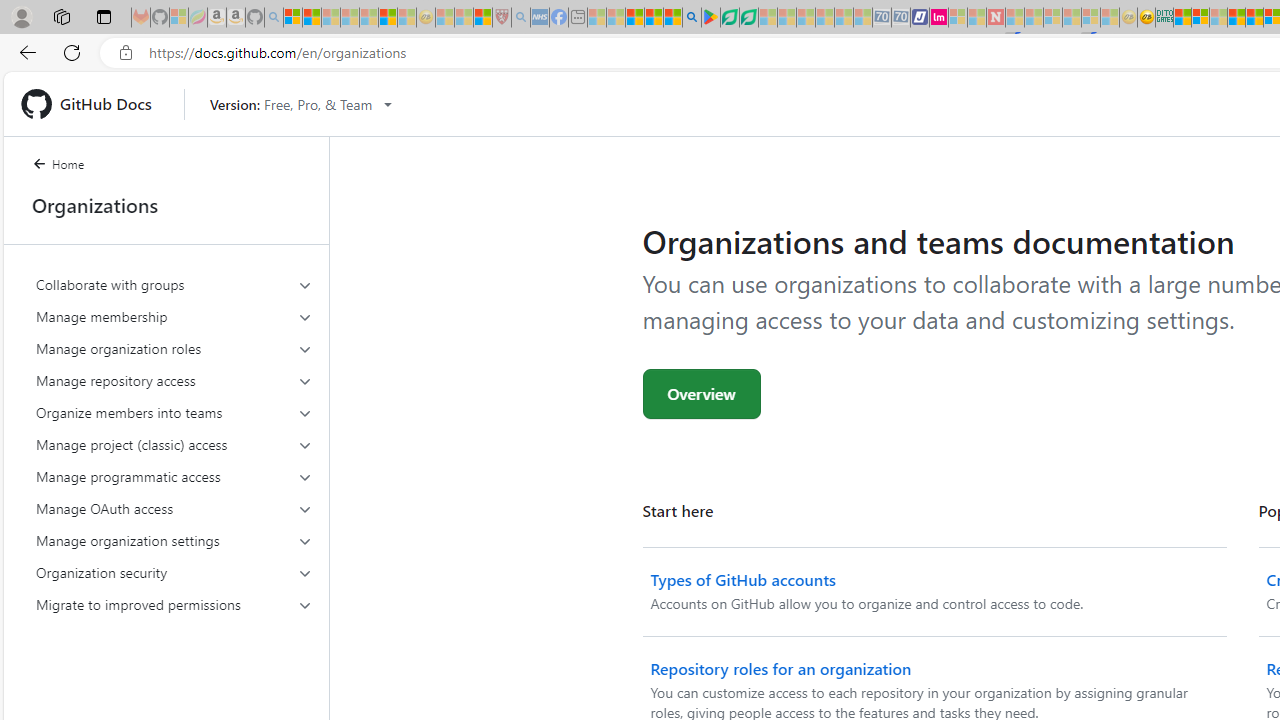 The height and width of the screenshot is (720, 1280). Describe the element at coordinates (174, 541) in the screenshot. I see `'Manage organization settings'` at that location.